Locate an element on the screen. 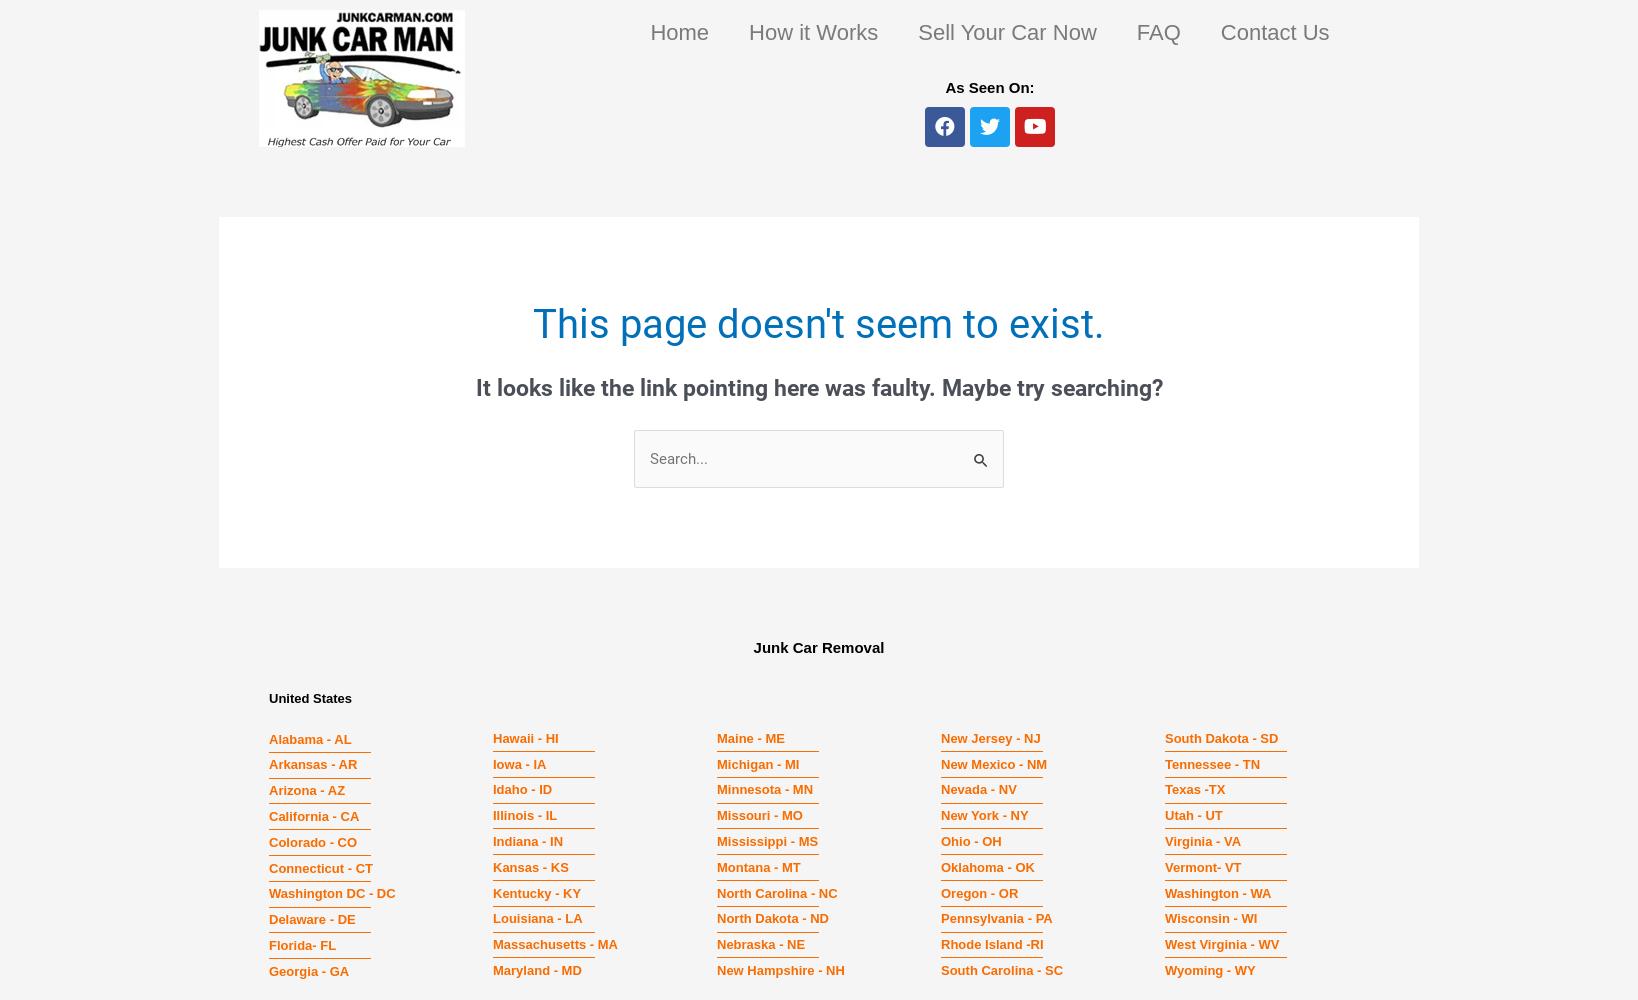 The height and width of the screenshot is (1000, 1638). 'Alabama - AL' is located at coordinates (310, 737).